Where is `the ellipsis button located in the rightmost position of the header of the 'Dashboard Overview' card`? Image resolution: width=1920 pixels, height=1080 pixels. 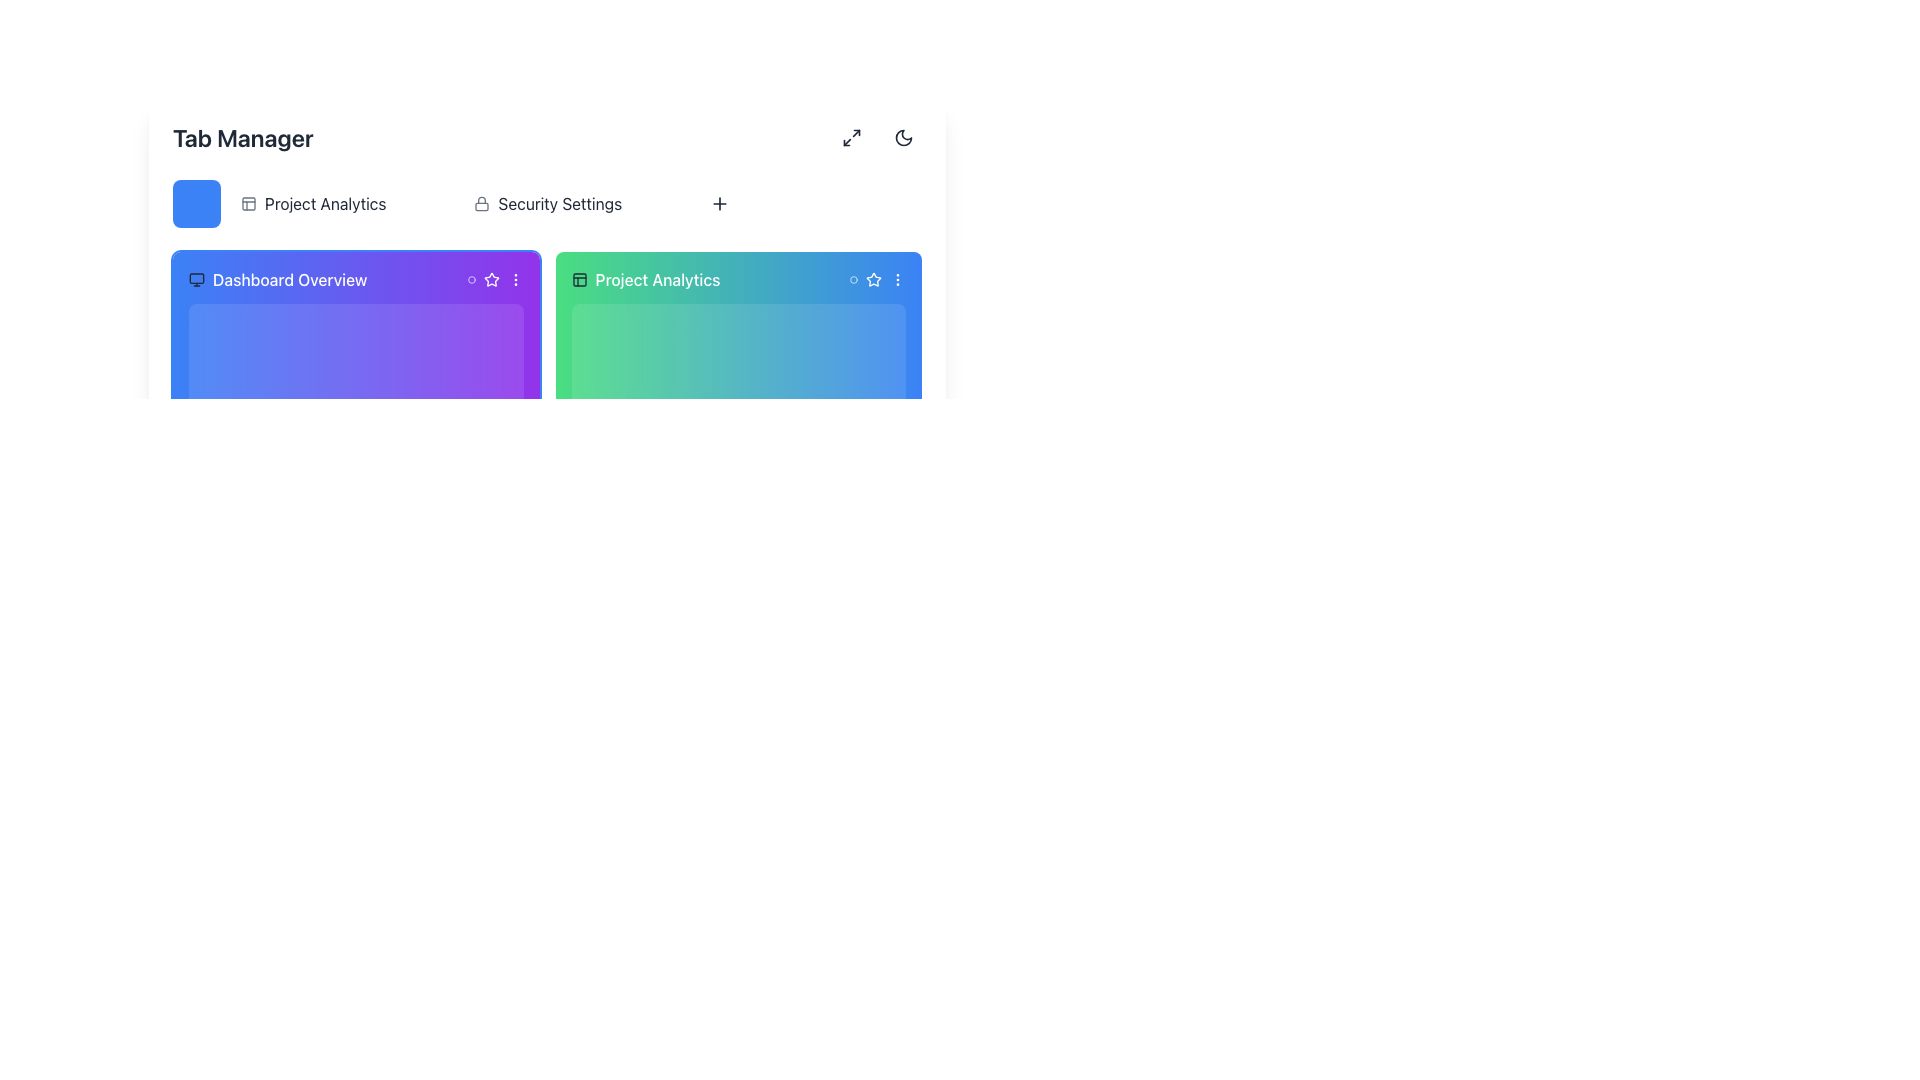 the ellipsis button located in the rightmost position of the header of the 'Dashboard Overview' card is located at coordinates (515, 280).